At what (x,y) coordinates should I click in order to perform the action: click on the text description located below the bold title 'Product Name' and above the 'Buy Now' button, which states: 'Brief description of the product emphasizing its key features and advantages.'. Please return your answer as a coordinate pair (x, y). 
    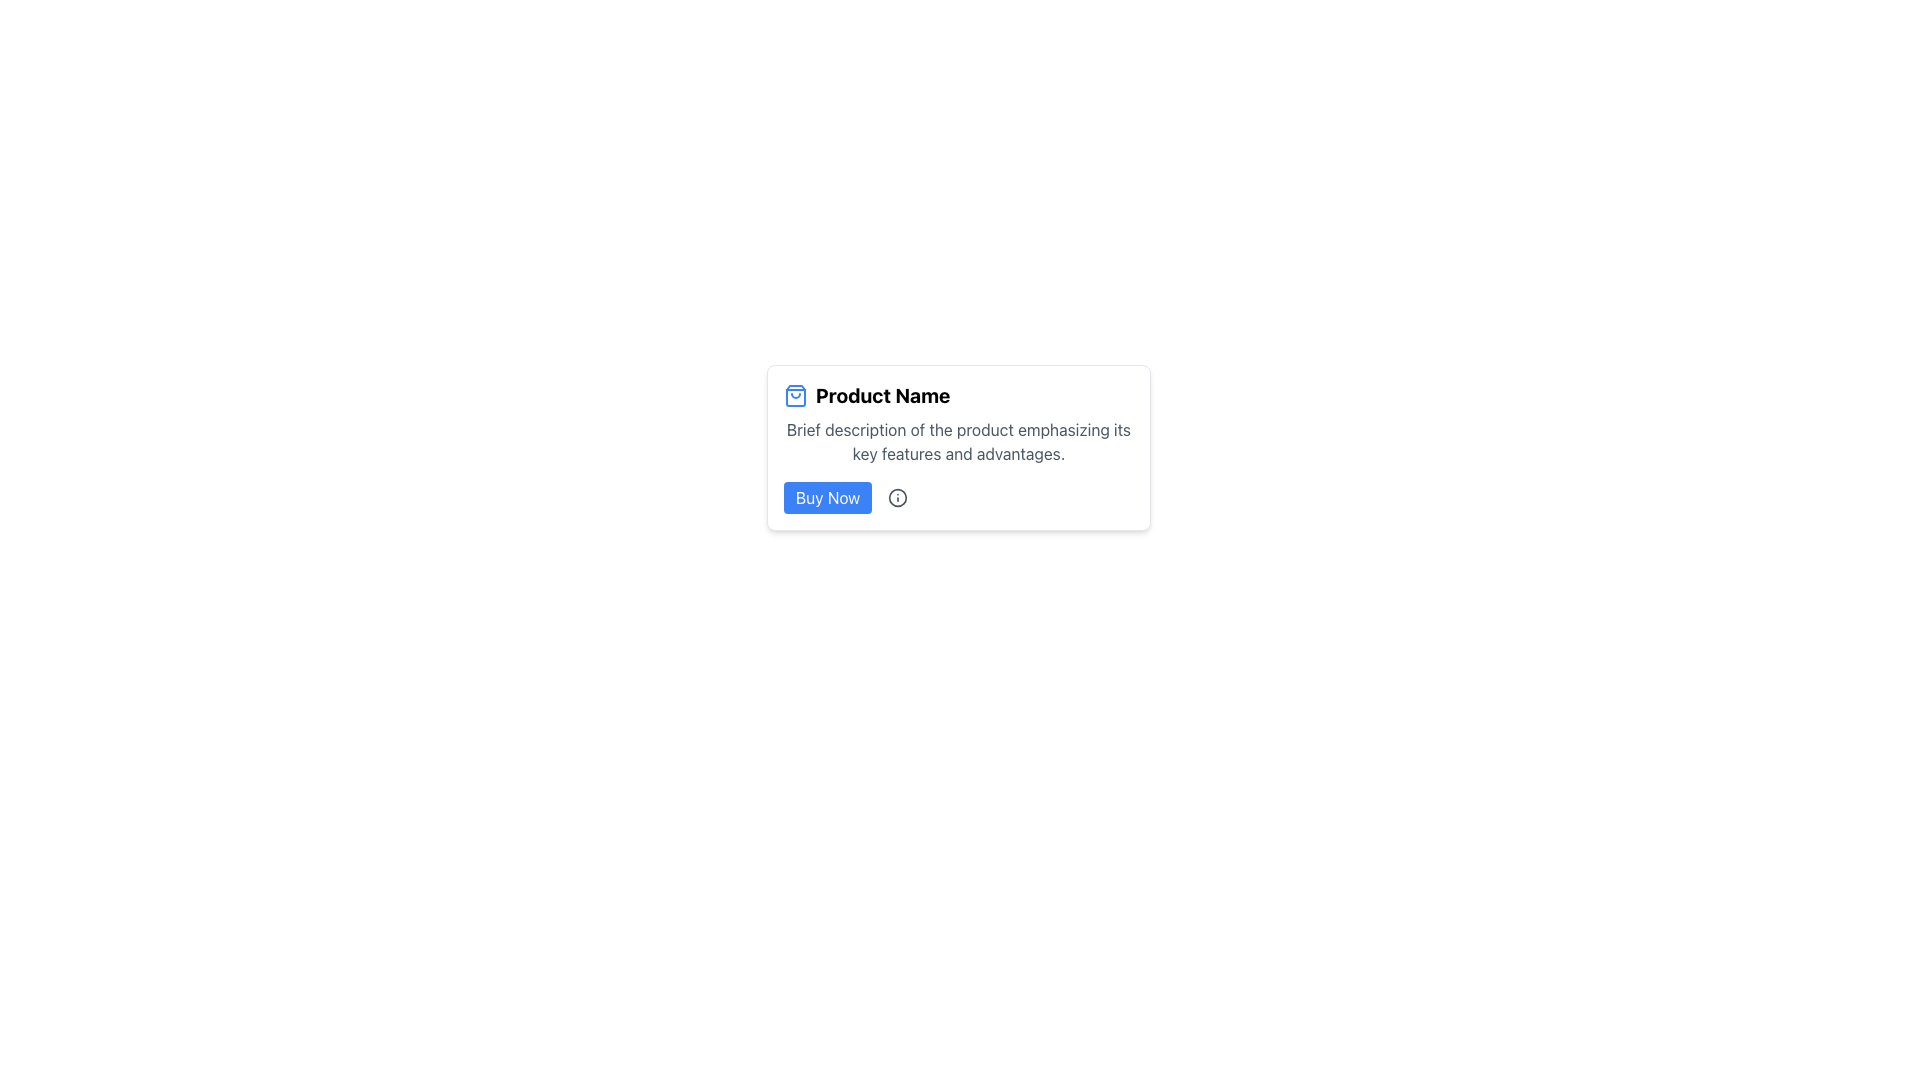
    Looking at the image, I should click on (958, 441).